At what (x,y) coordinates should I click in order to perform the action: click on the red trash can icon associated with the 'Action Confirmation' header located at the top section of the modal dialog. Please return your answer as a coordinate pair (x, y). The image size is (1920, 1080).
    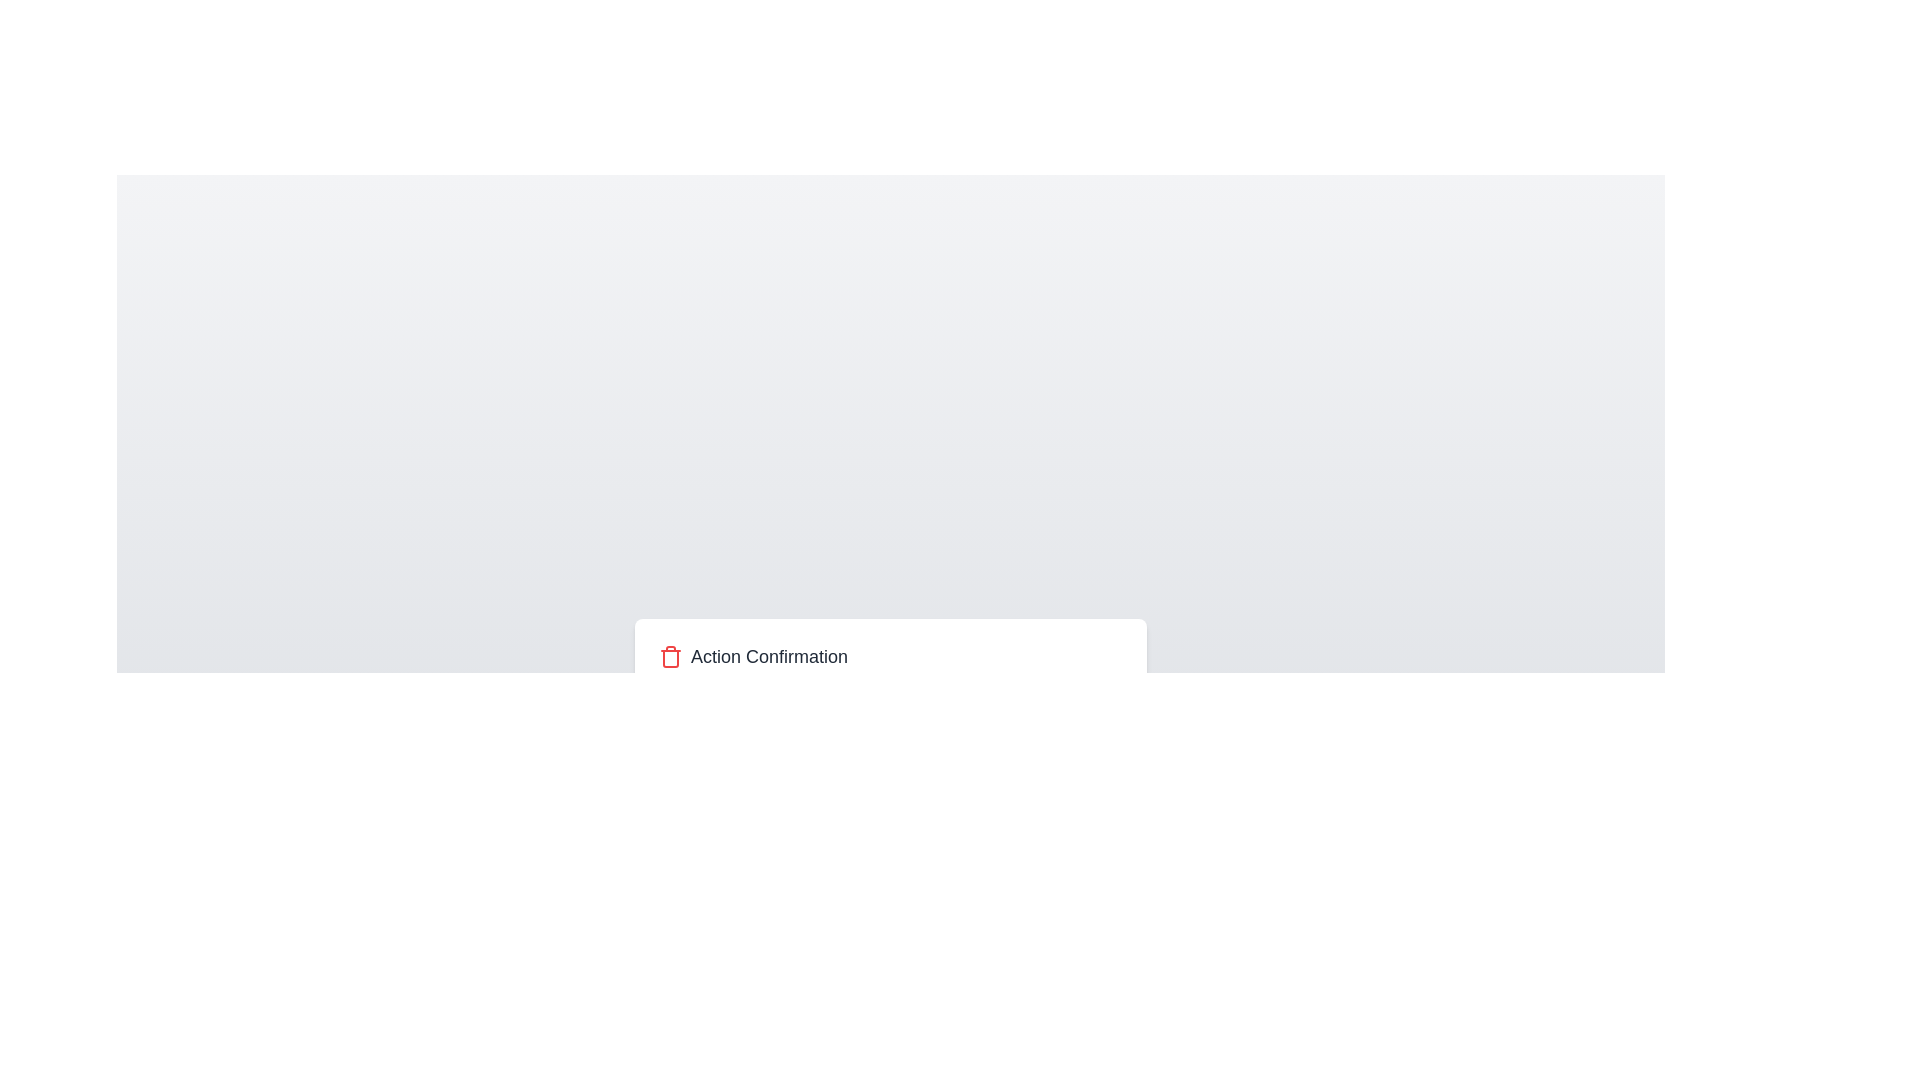
    Looking at the image, I should click on (890, 656).